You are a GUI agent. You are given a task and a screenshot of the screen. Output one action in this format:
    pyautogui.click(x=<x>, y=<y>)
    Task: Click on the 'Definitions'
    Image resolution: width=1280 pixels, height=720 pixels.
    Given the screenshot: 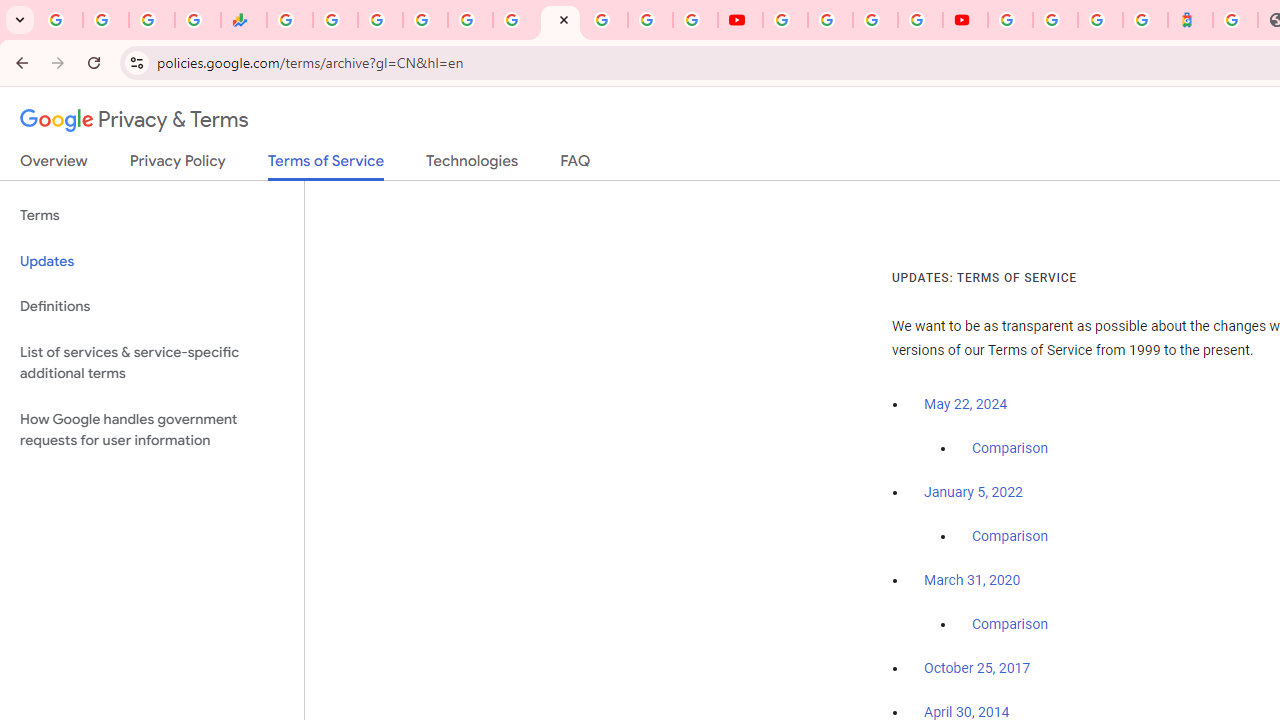 What is the action you would take?
    pyautogui.click(x=151, y=306)
    